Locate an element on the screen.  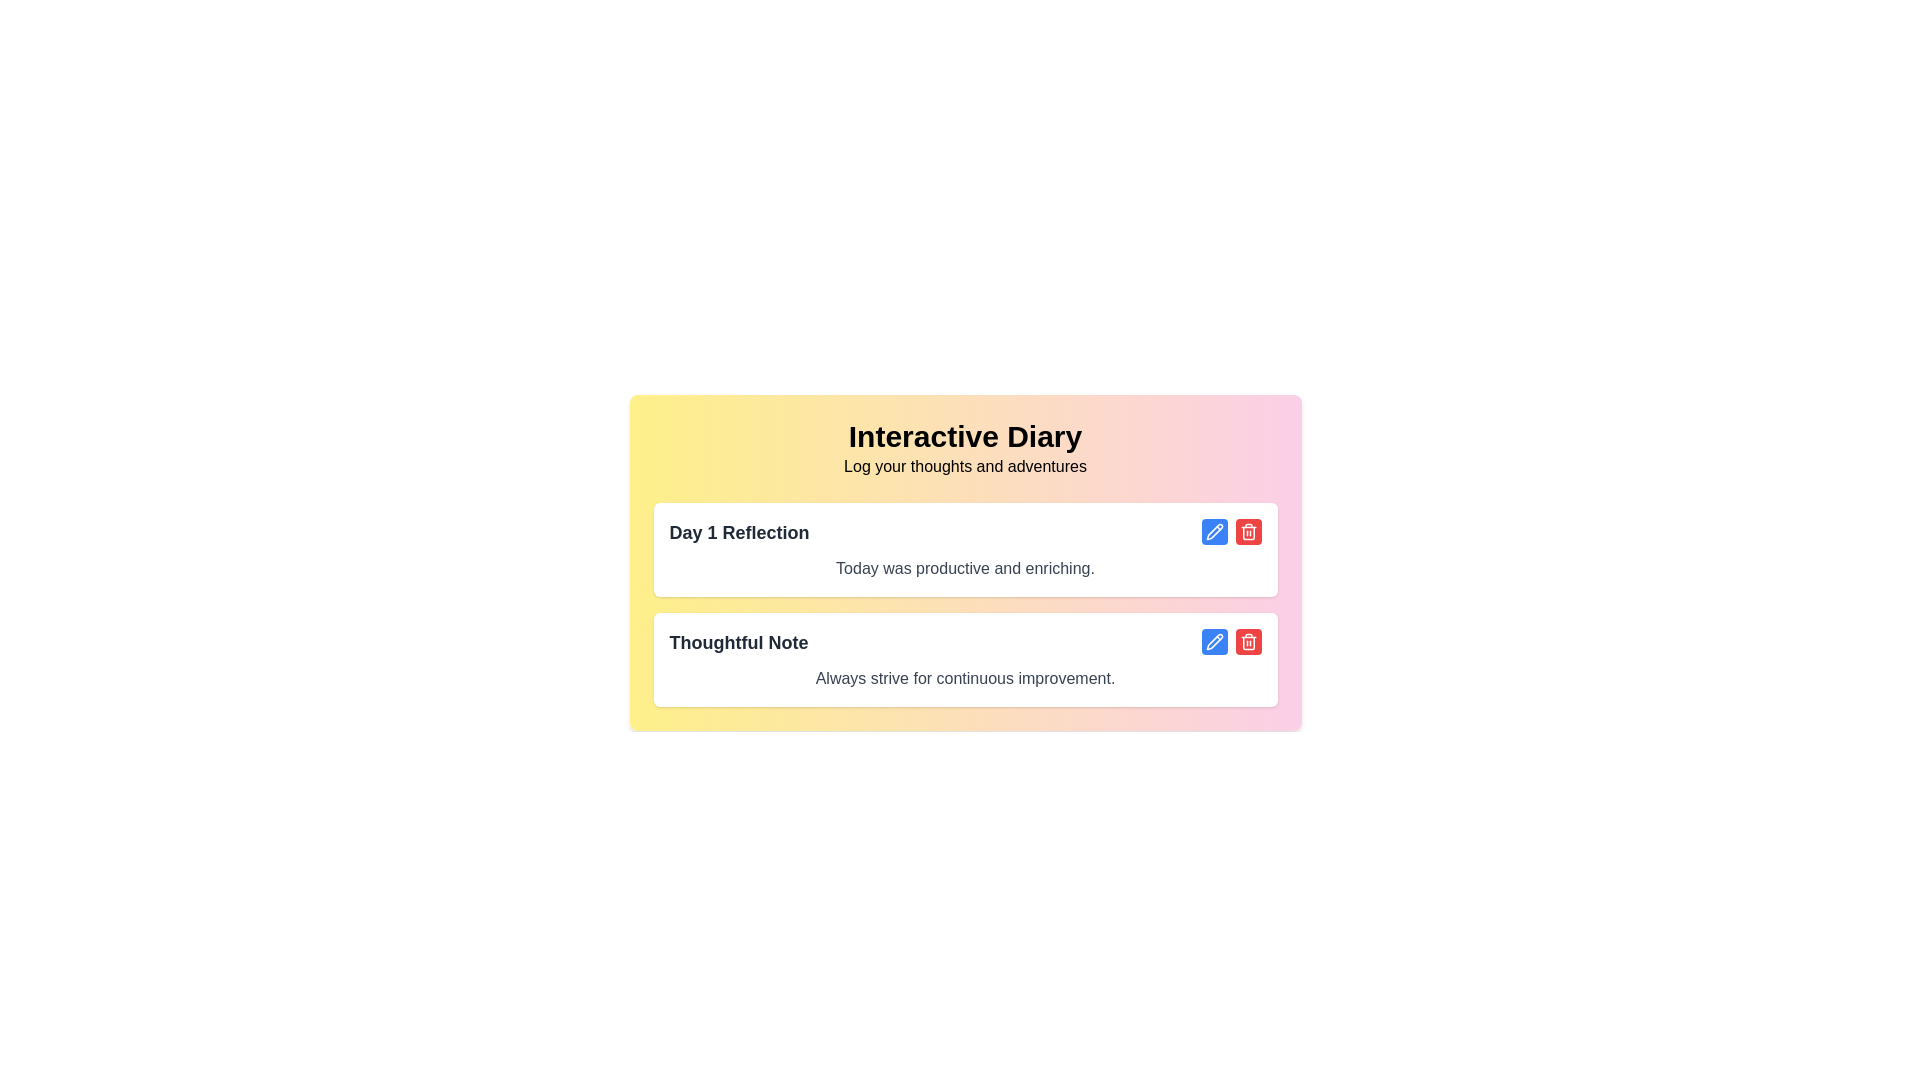
the small red trash can icon button located in the upper right corner of the 'Day 1 Reflection' entry to initiate the deletion action is located at coordinates (1247, 531).